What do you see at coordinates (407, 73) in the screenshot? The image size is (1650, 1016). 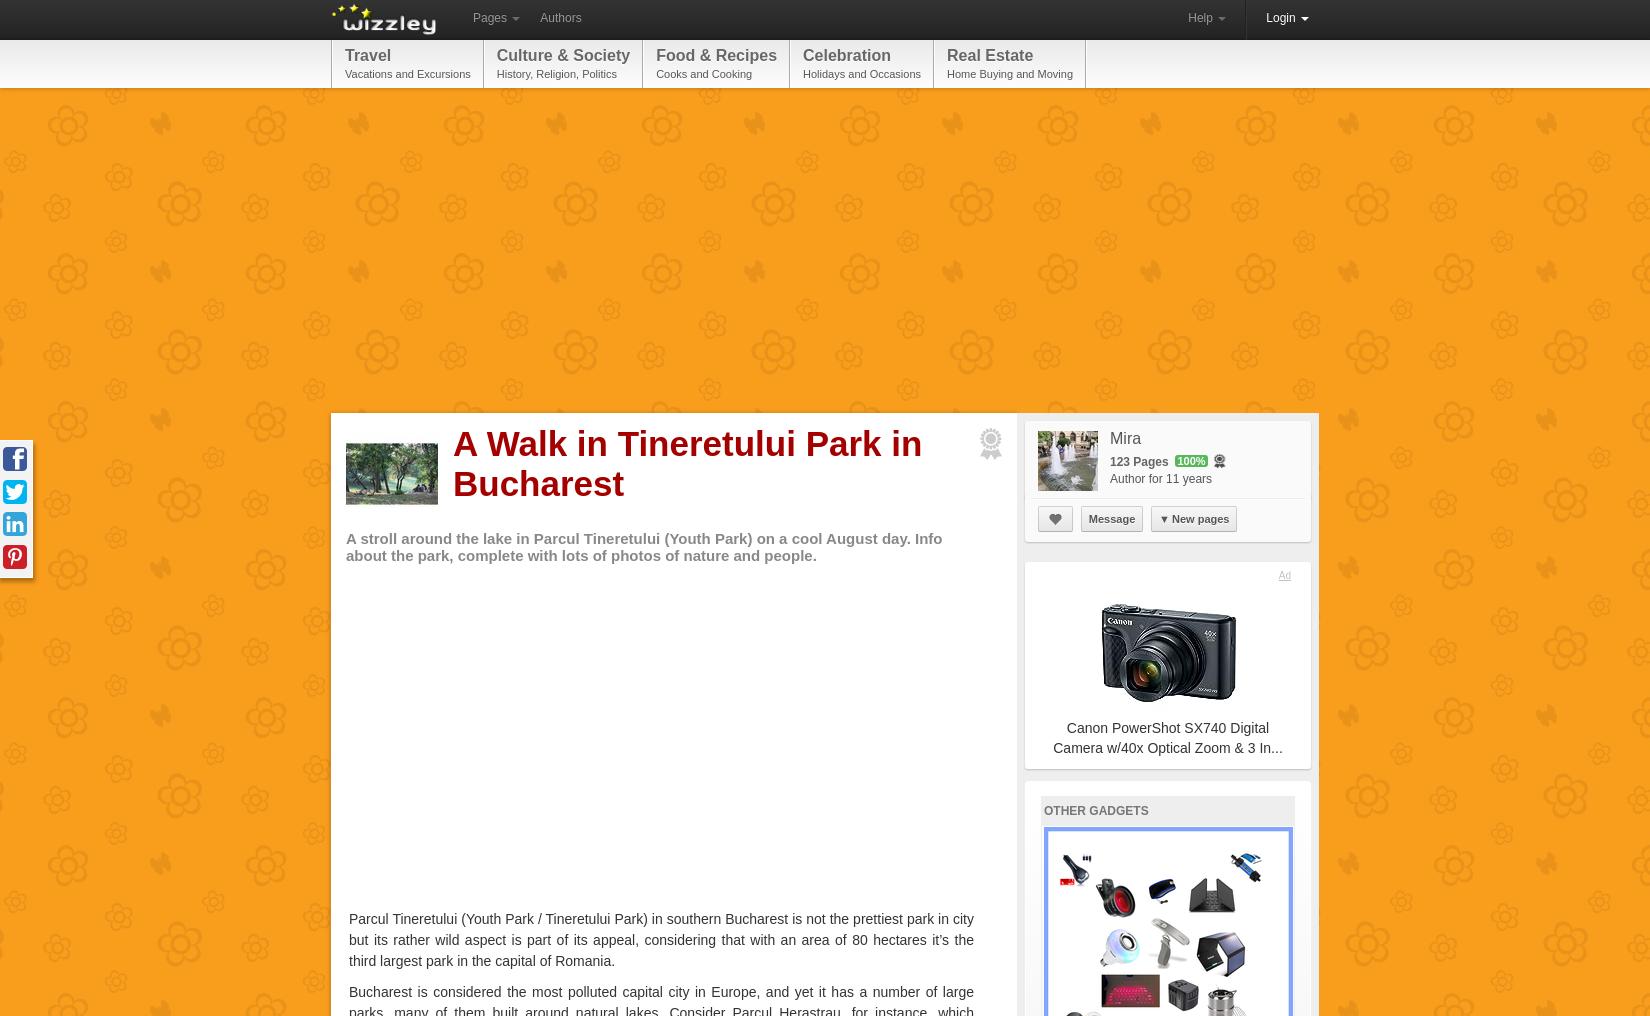 I see `'Vacations and Excursions'` at bounding box center [407, 73].